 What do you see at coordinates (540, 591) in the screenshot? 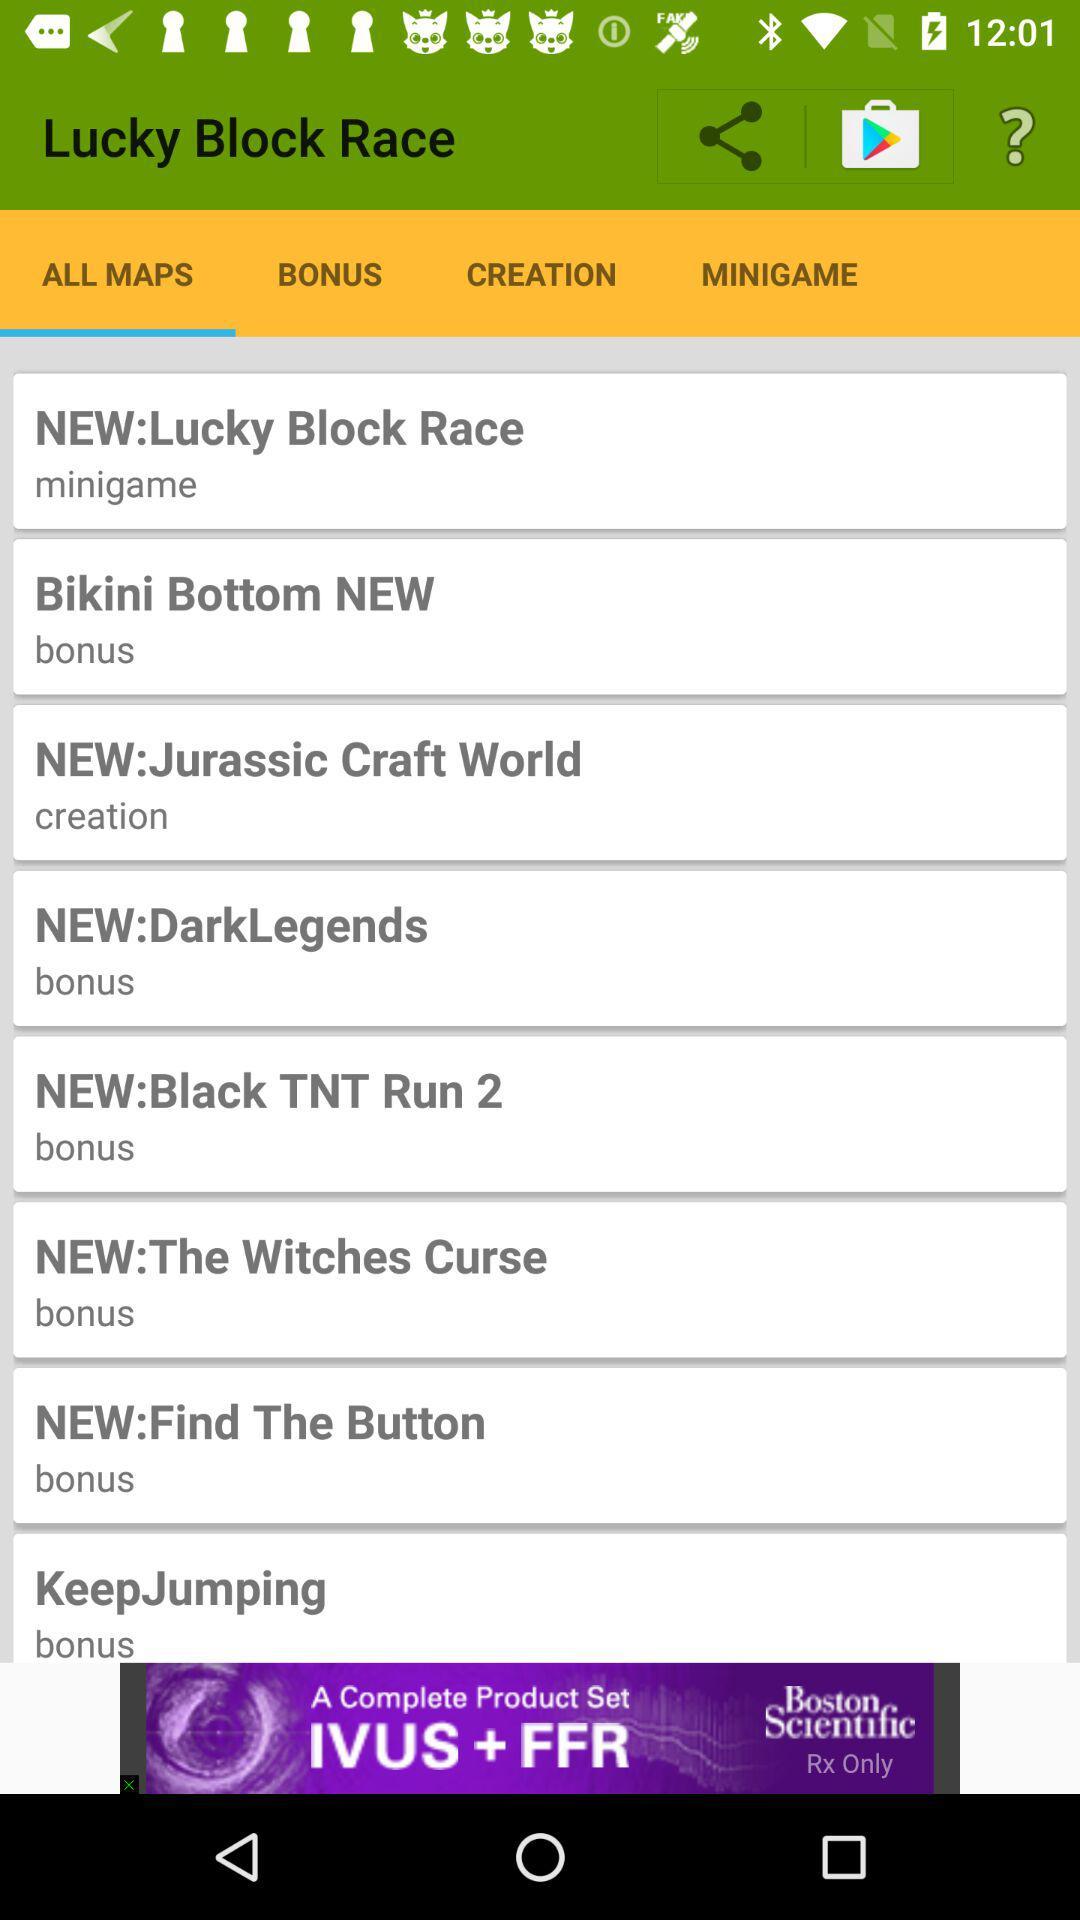
I see `bikini bottom new item` at bounding box center [540, 591].